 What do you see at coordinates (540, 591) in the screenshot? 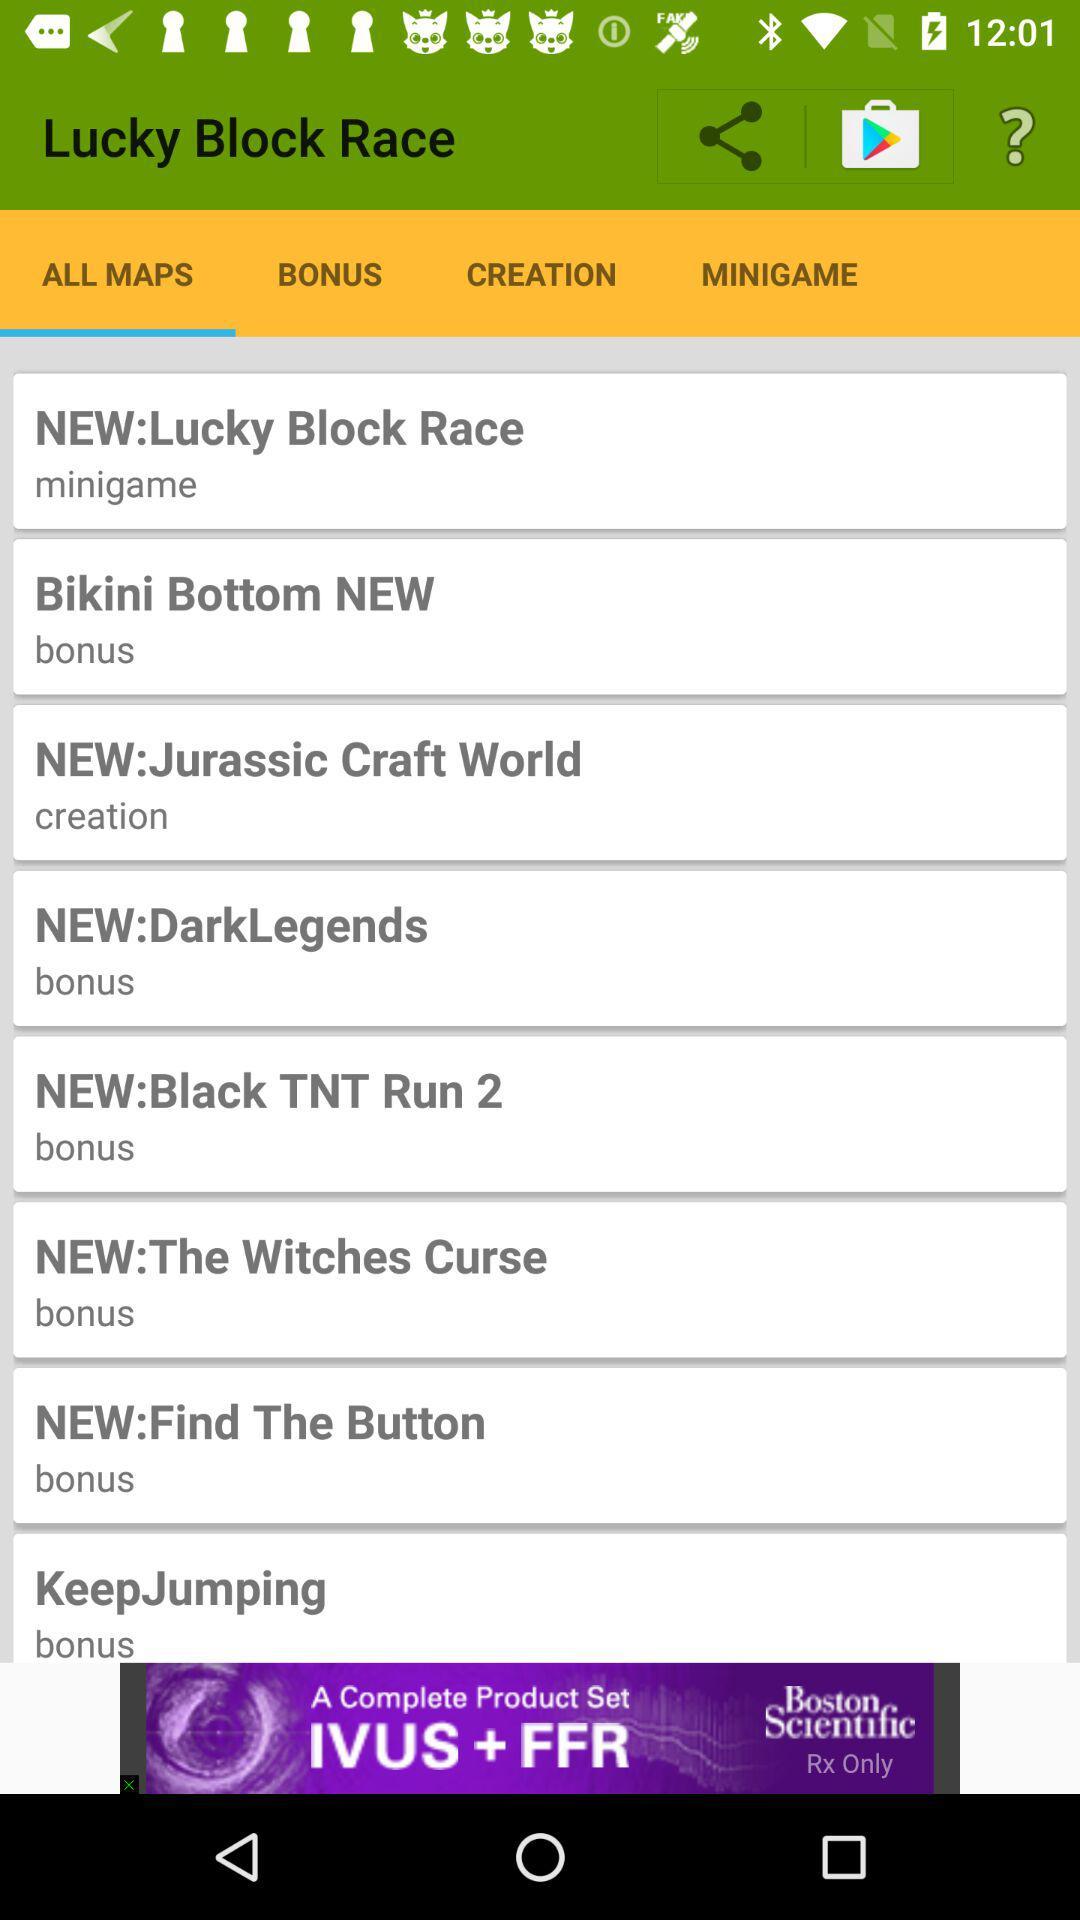
I see `bikini bottom new item` at bounding box center [540, 591].